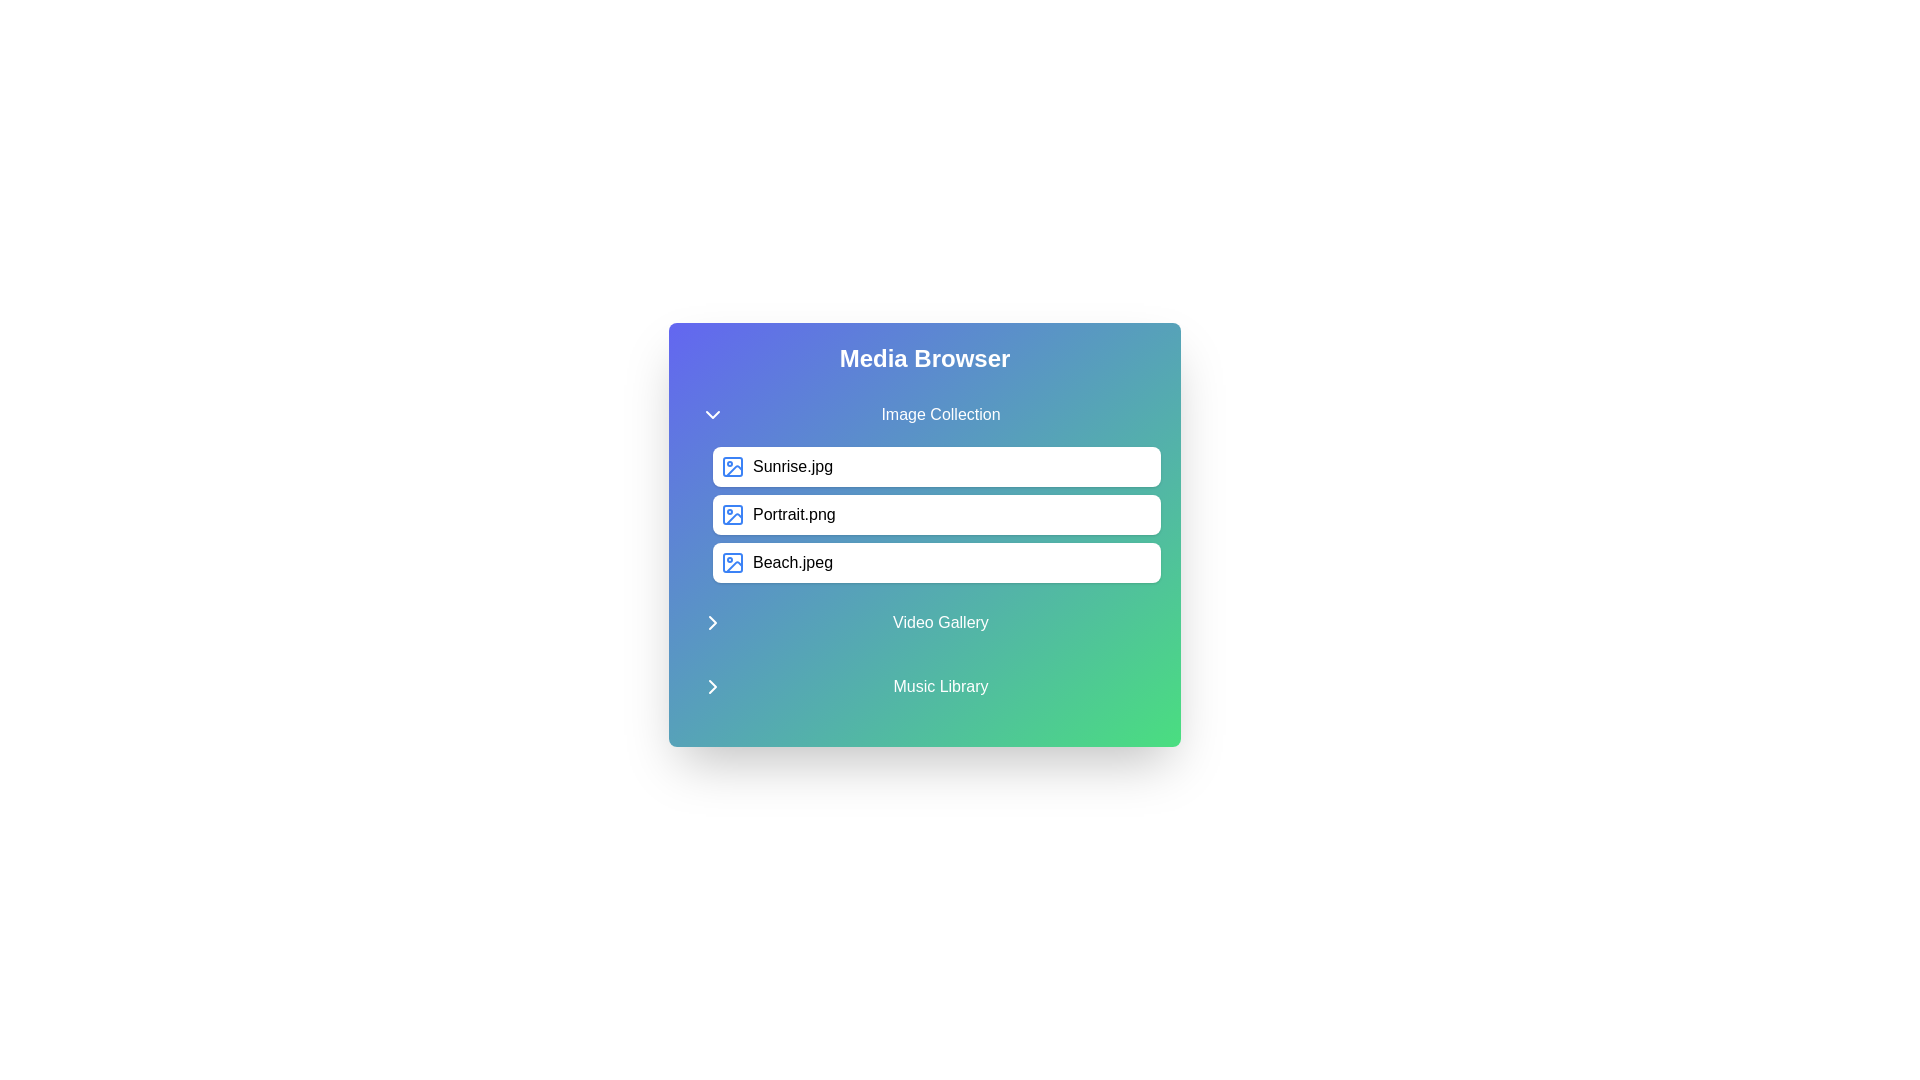  Describe the element at coordinates (924, 685) in the screenshot. I see `the category title Music Library to toggle its state` at that location.